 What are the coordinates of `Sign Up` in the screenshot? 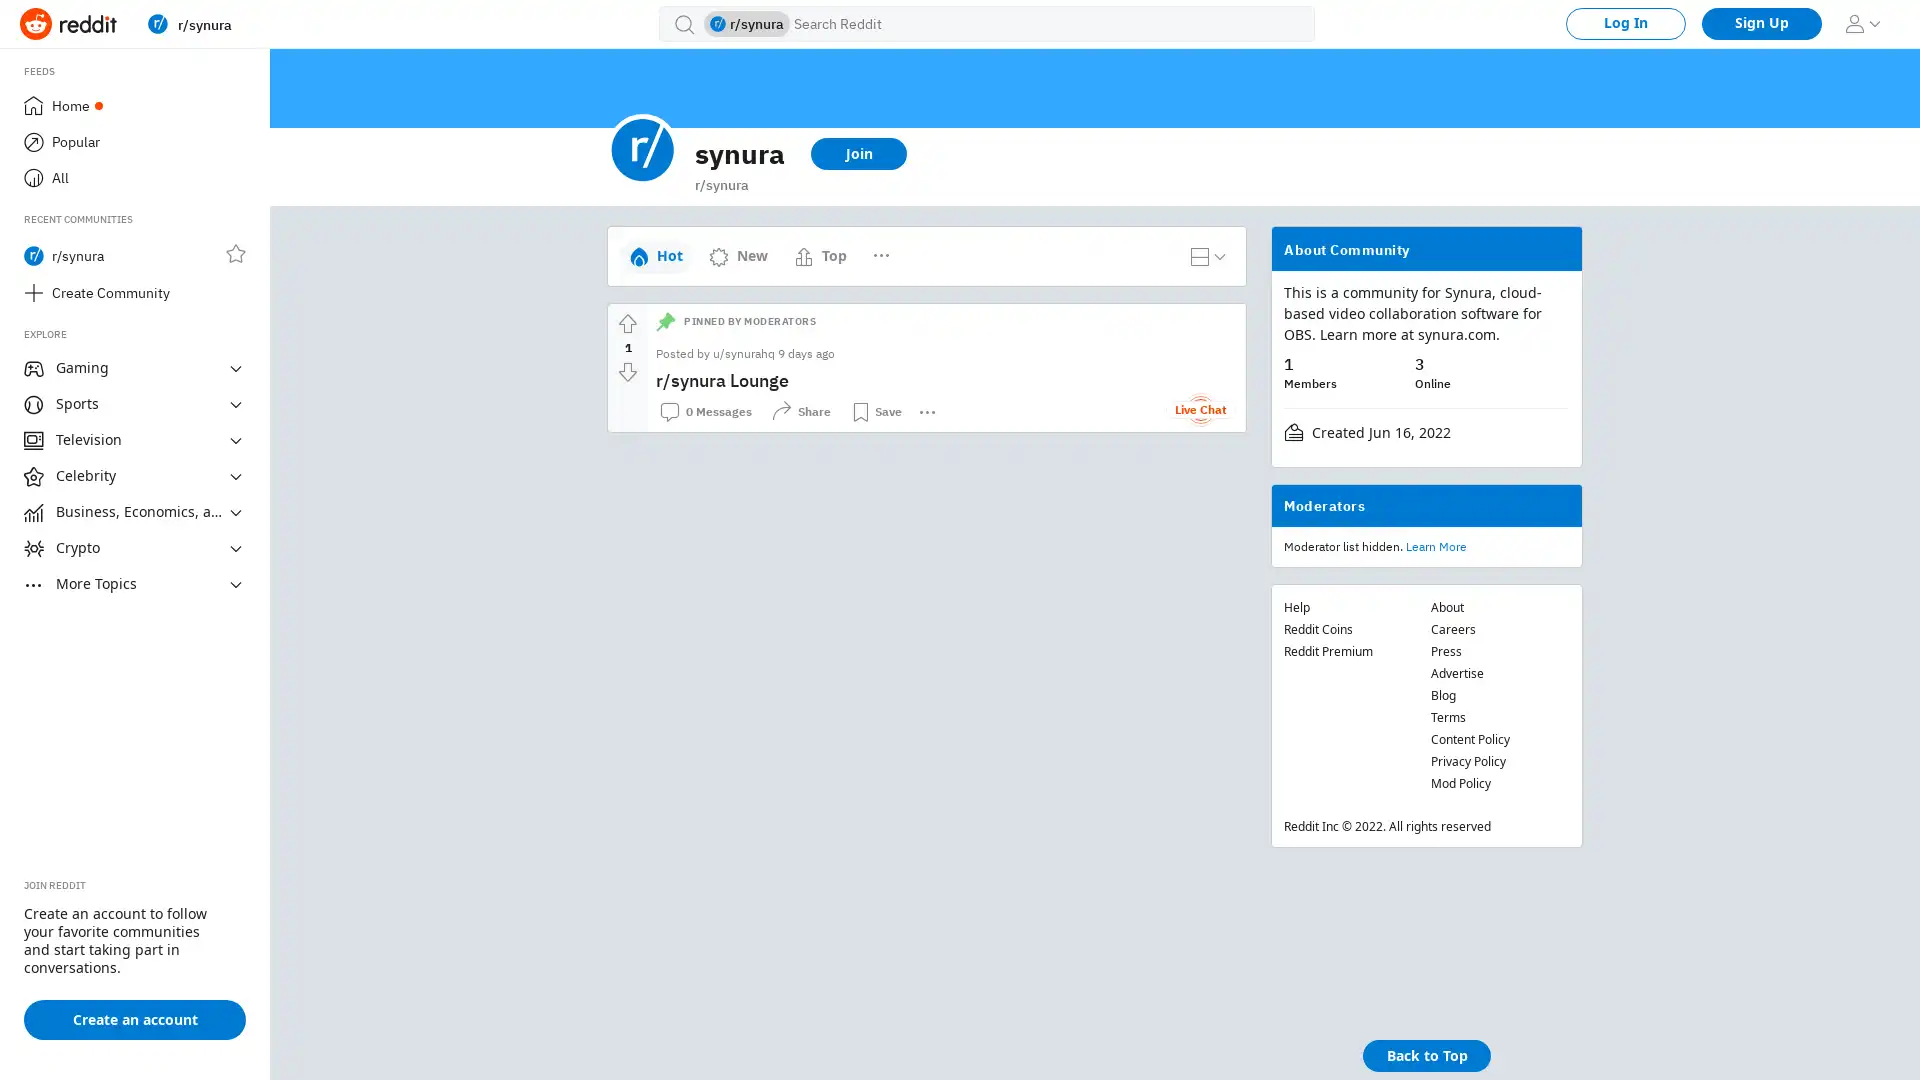 It's located at (1761, 23).